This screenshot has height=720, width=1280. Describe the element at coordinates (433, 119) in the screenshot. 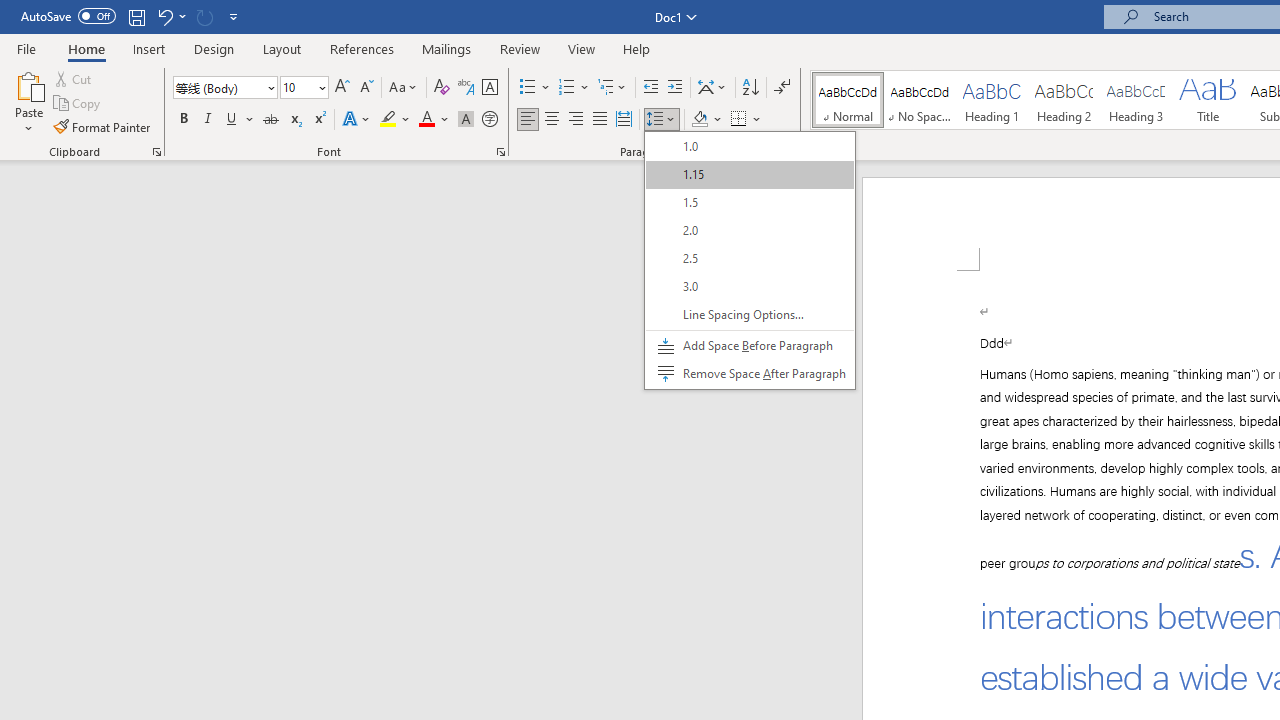

I see `'Font Color'` at that location.